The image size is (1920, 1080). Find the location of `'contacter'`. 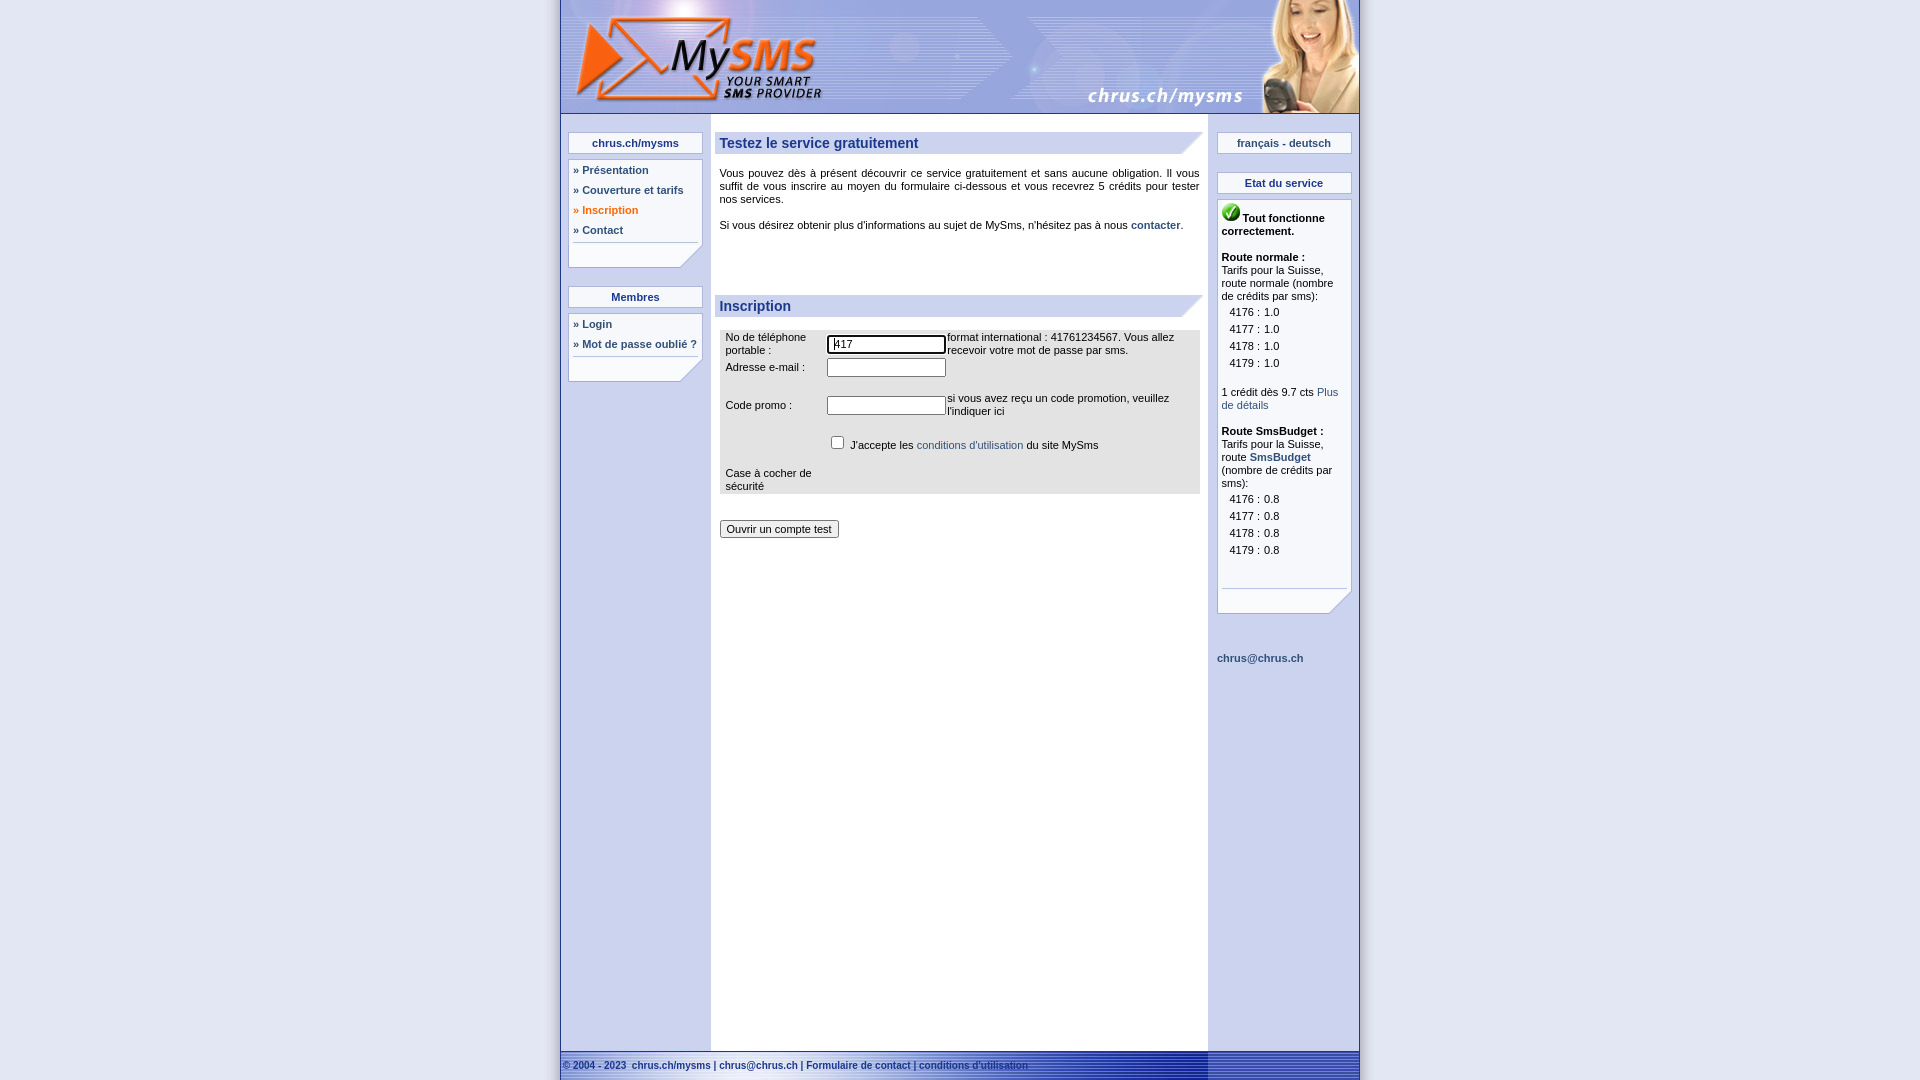

'contacter' is located at coordinates (1156, 224).